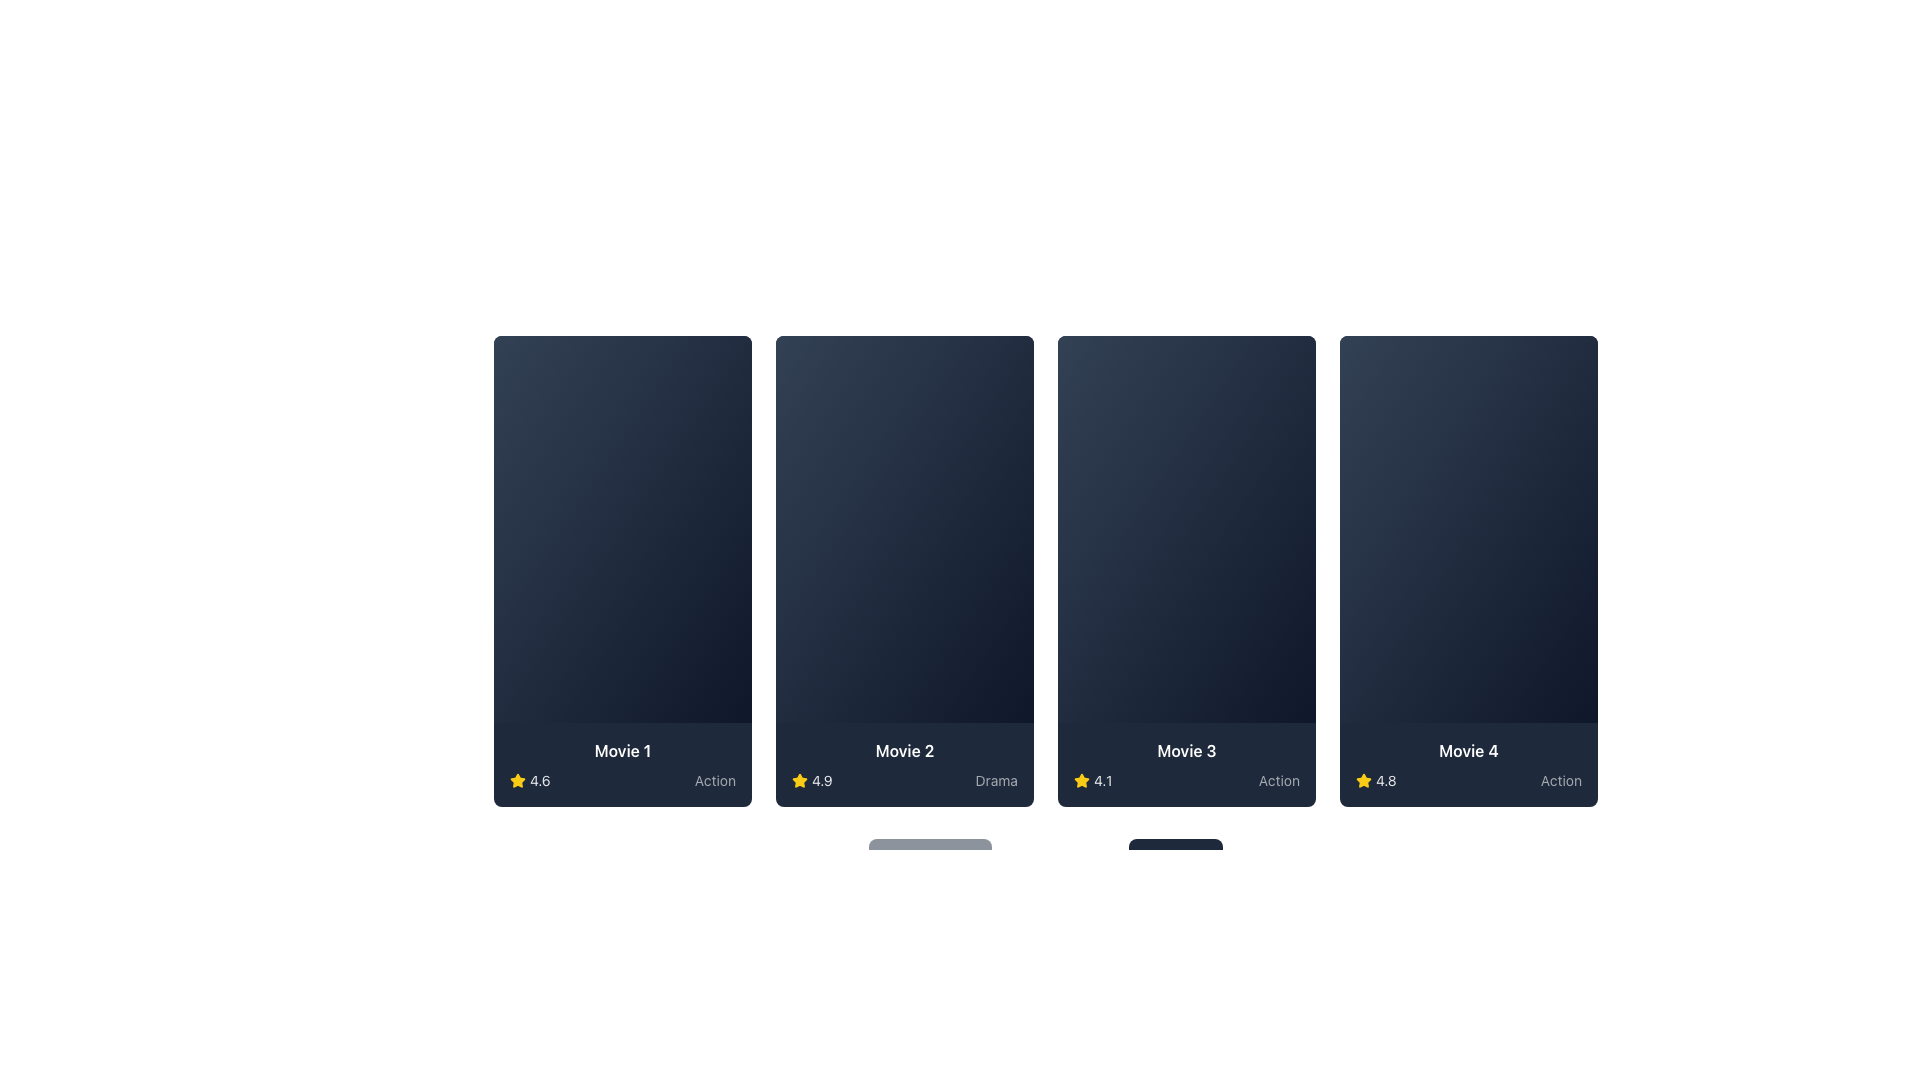 Image resolution: width=1920 pixels, height=1080 pixels. What do you see at coordinates (1362, 779) in the screenshot?
I see `the small yellow star icon that is part of the rating display, located to the left of the numerical rating value '4.8' at the bottom right corner of the fourth card` at bounding box center [1362, 779].